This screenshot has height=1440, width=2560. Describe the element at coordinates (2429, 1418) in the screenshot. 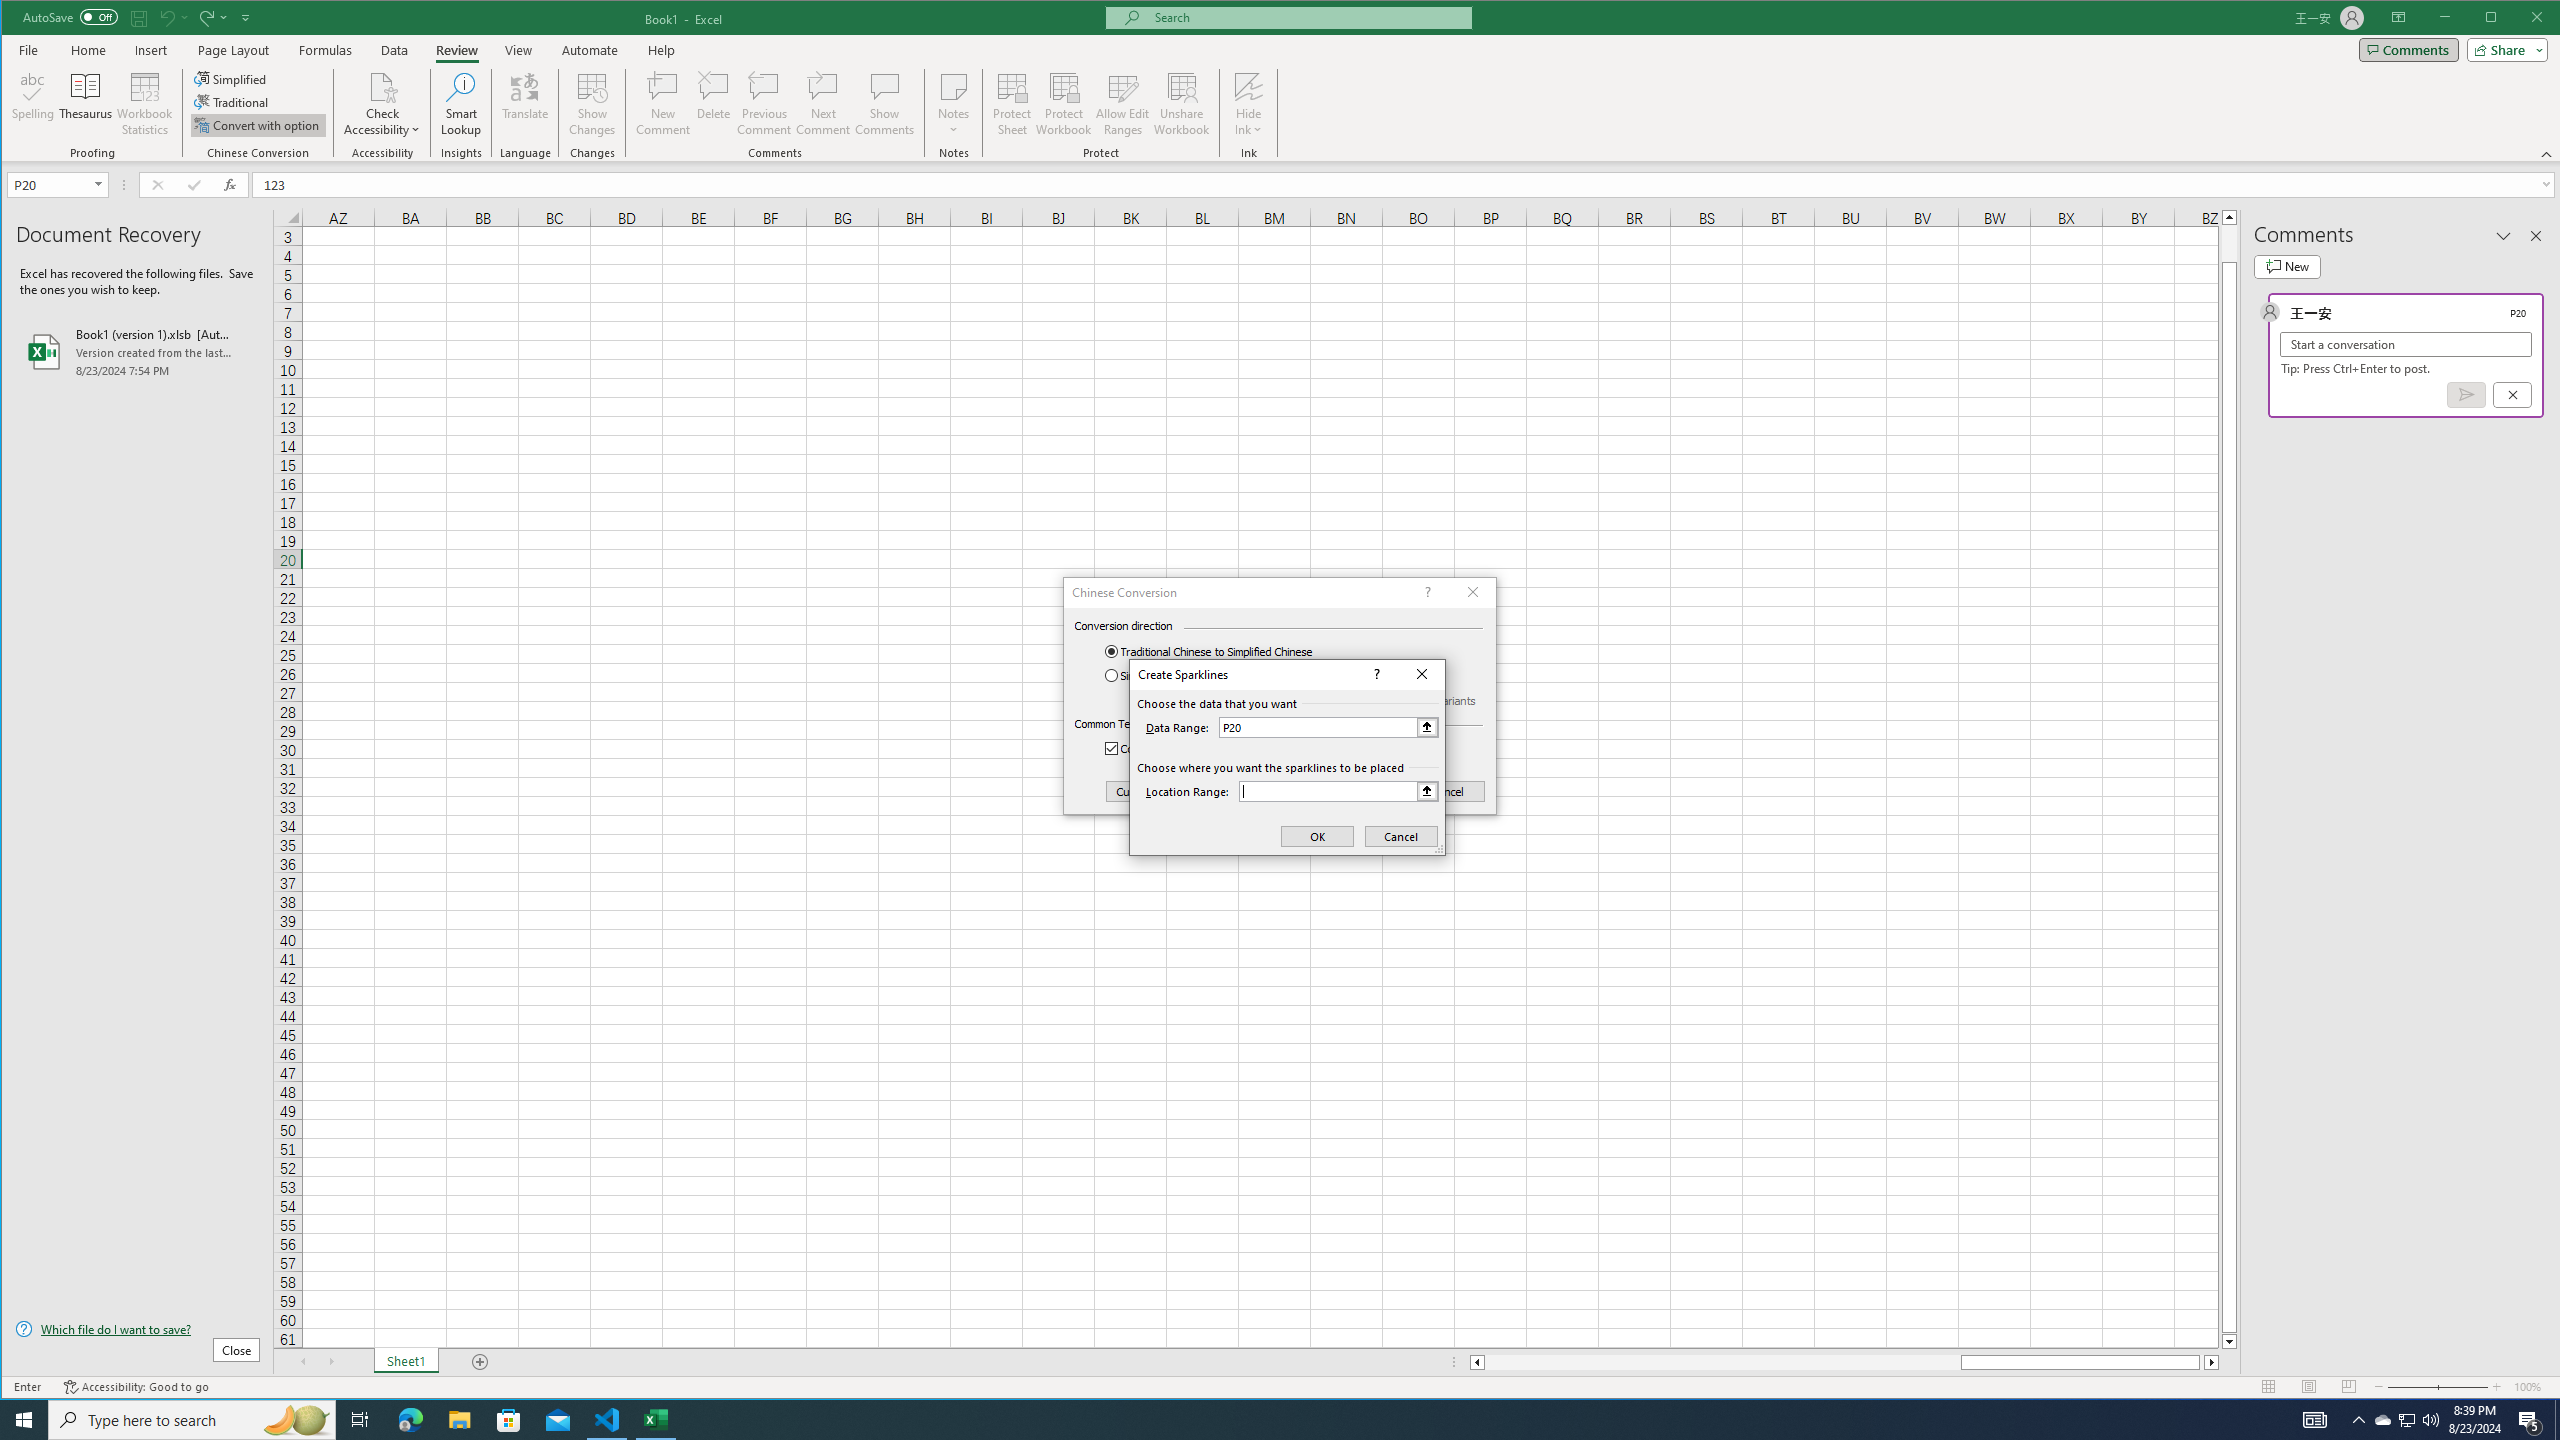

I see `'Q2790: 100%'` at that location.